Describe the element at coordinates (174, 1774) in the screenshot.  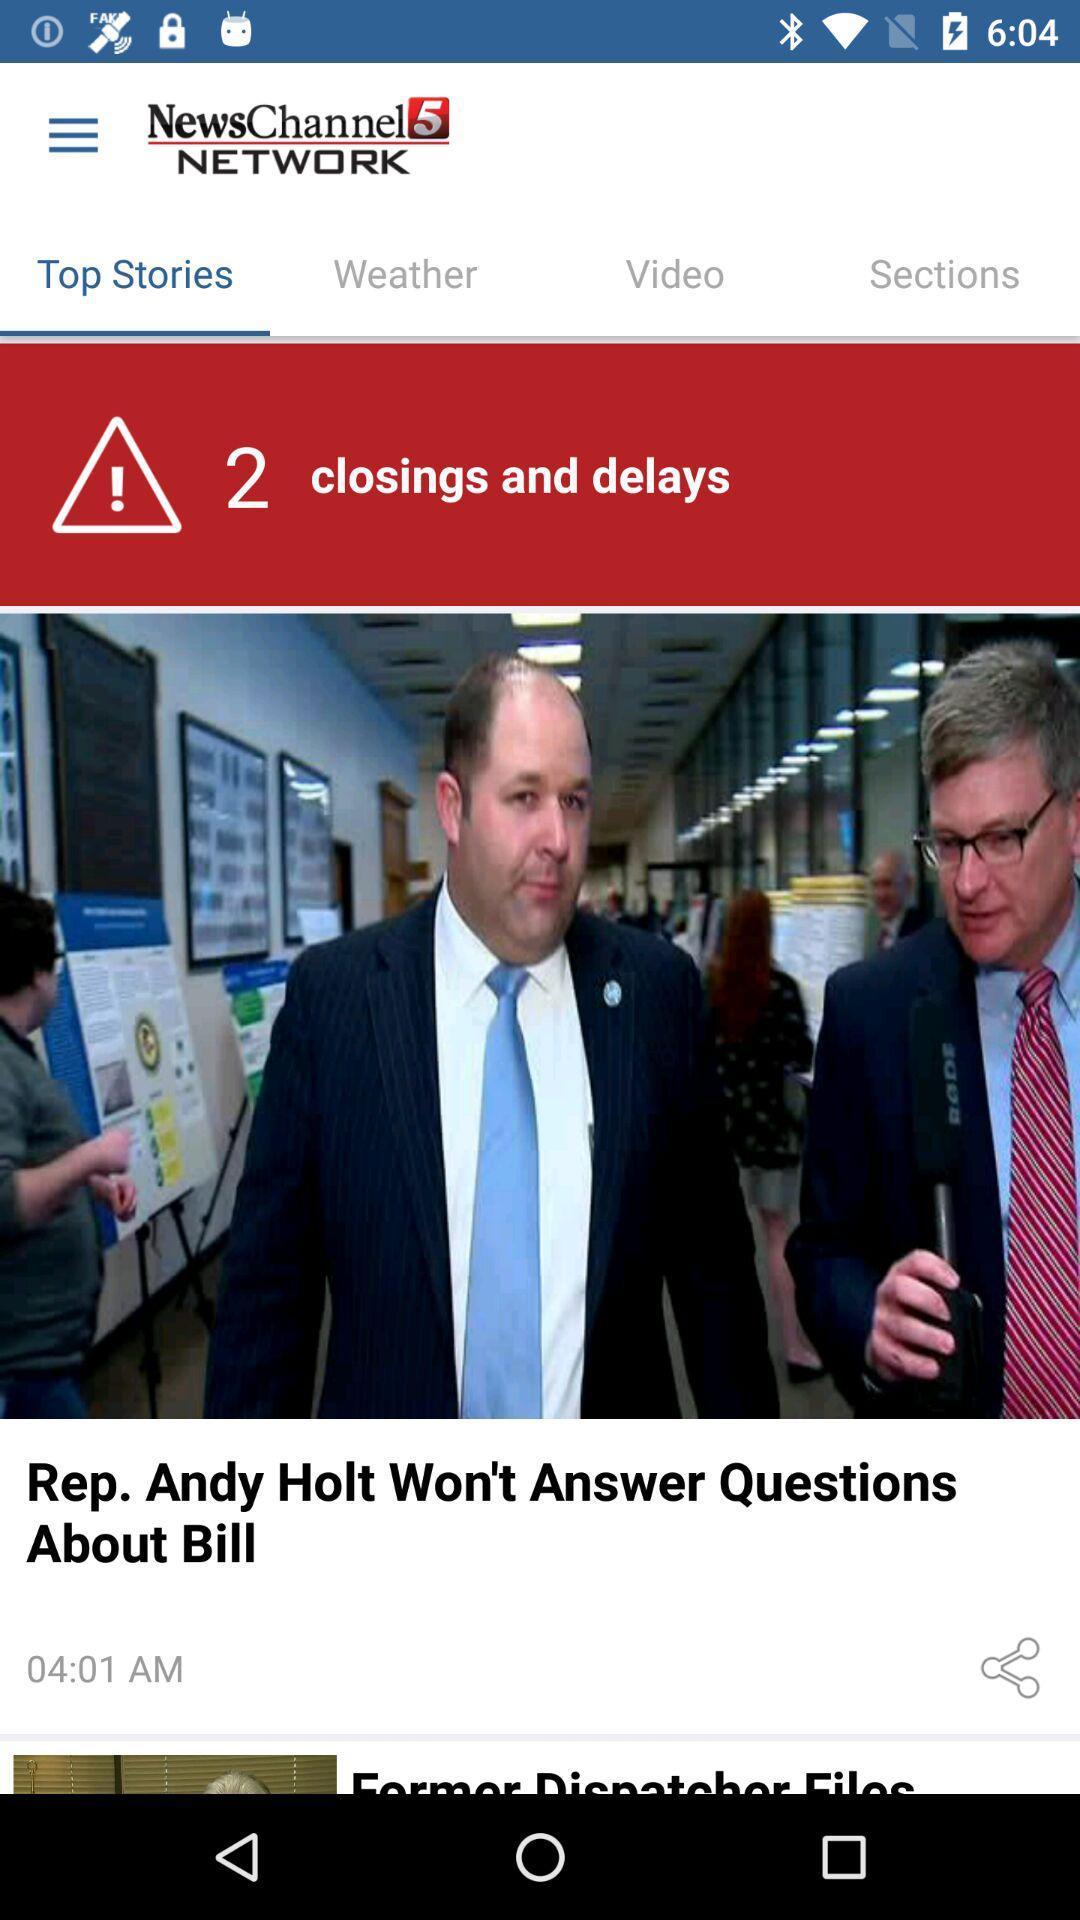
I see `option` at that location.